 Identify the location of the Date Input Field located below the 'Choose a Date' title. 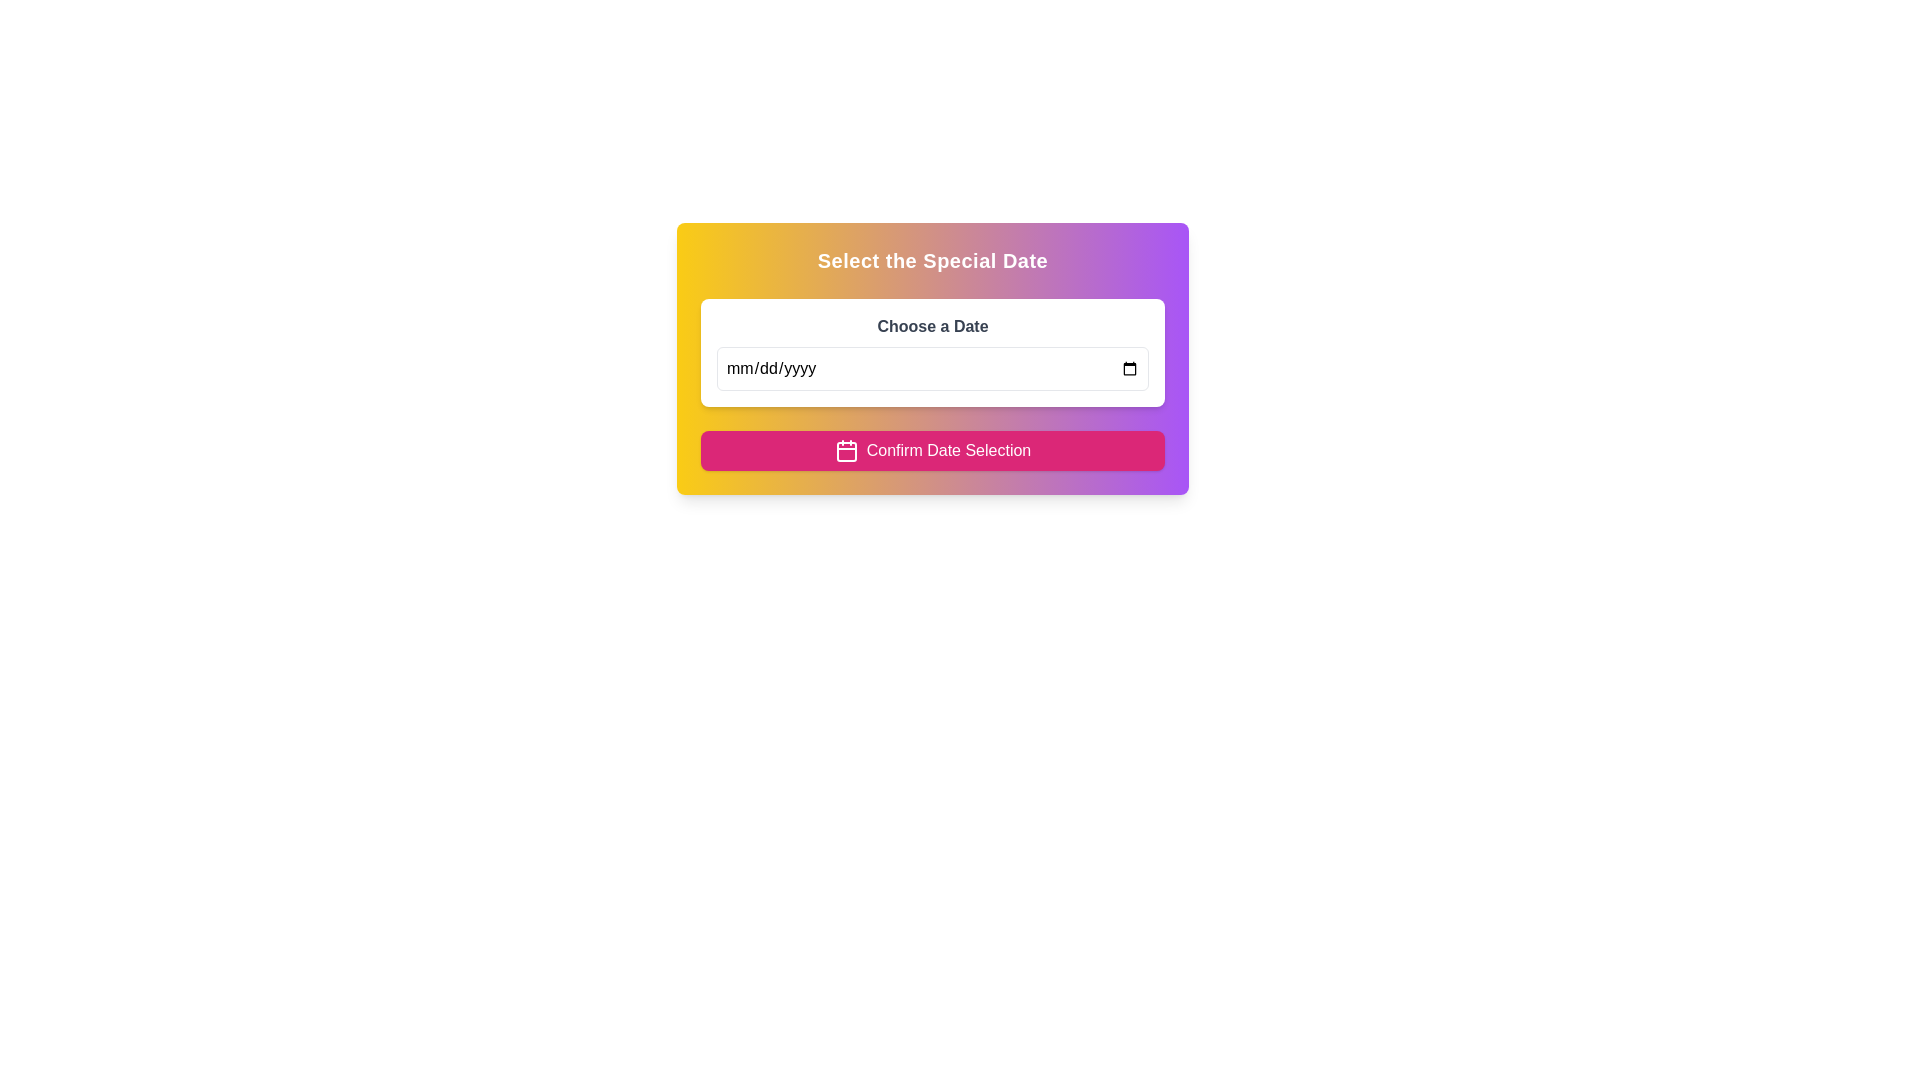
(931, 369).